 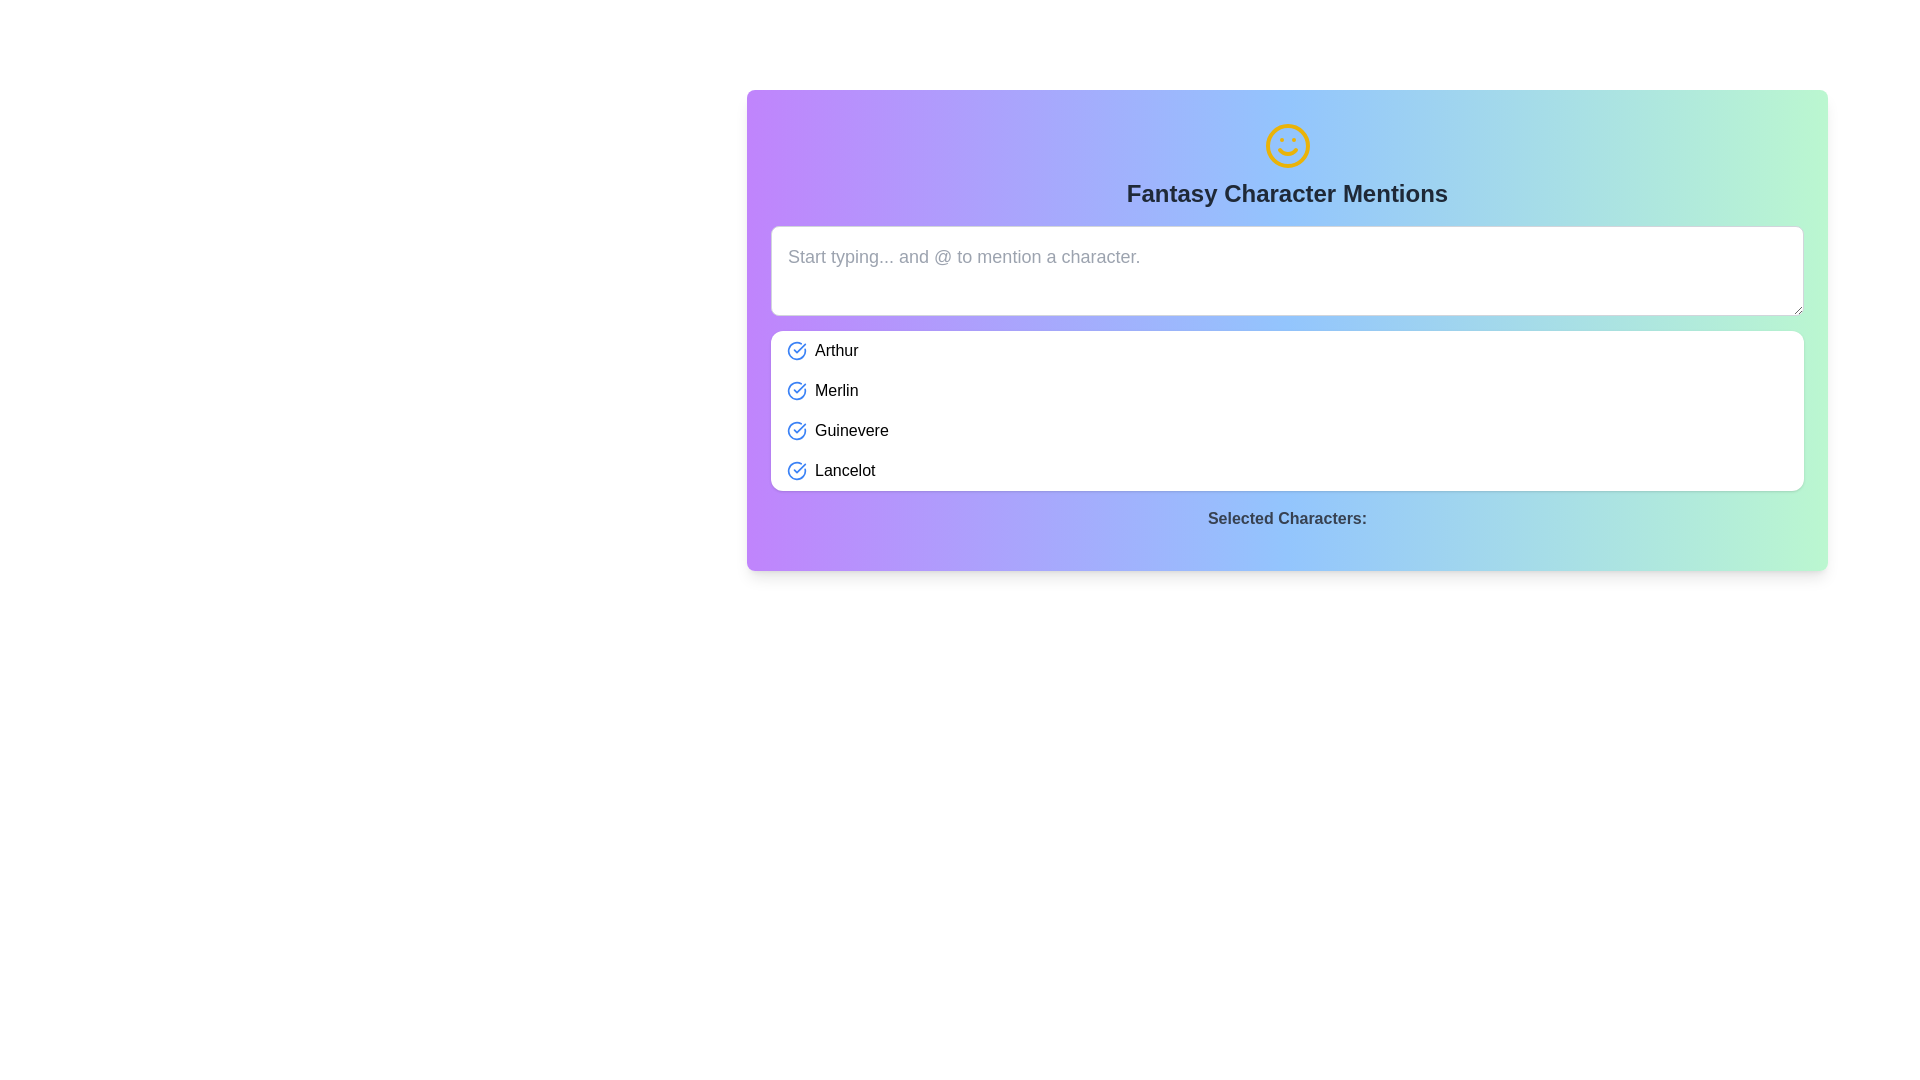 I want to click on the header label 'Selected Characters:', so click(x=1287, y=522).